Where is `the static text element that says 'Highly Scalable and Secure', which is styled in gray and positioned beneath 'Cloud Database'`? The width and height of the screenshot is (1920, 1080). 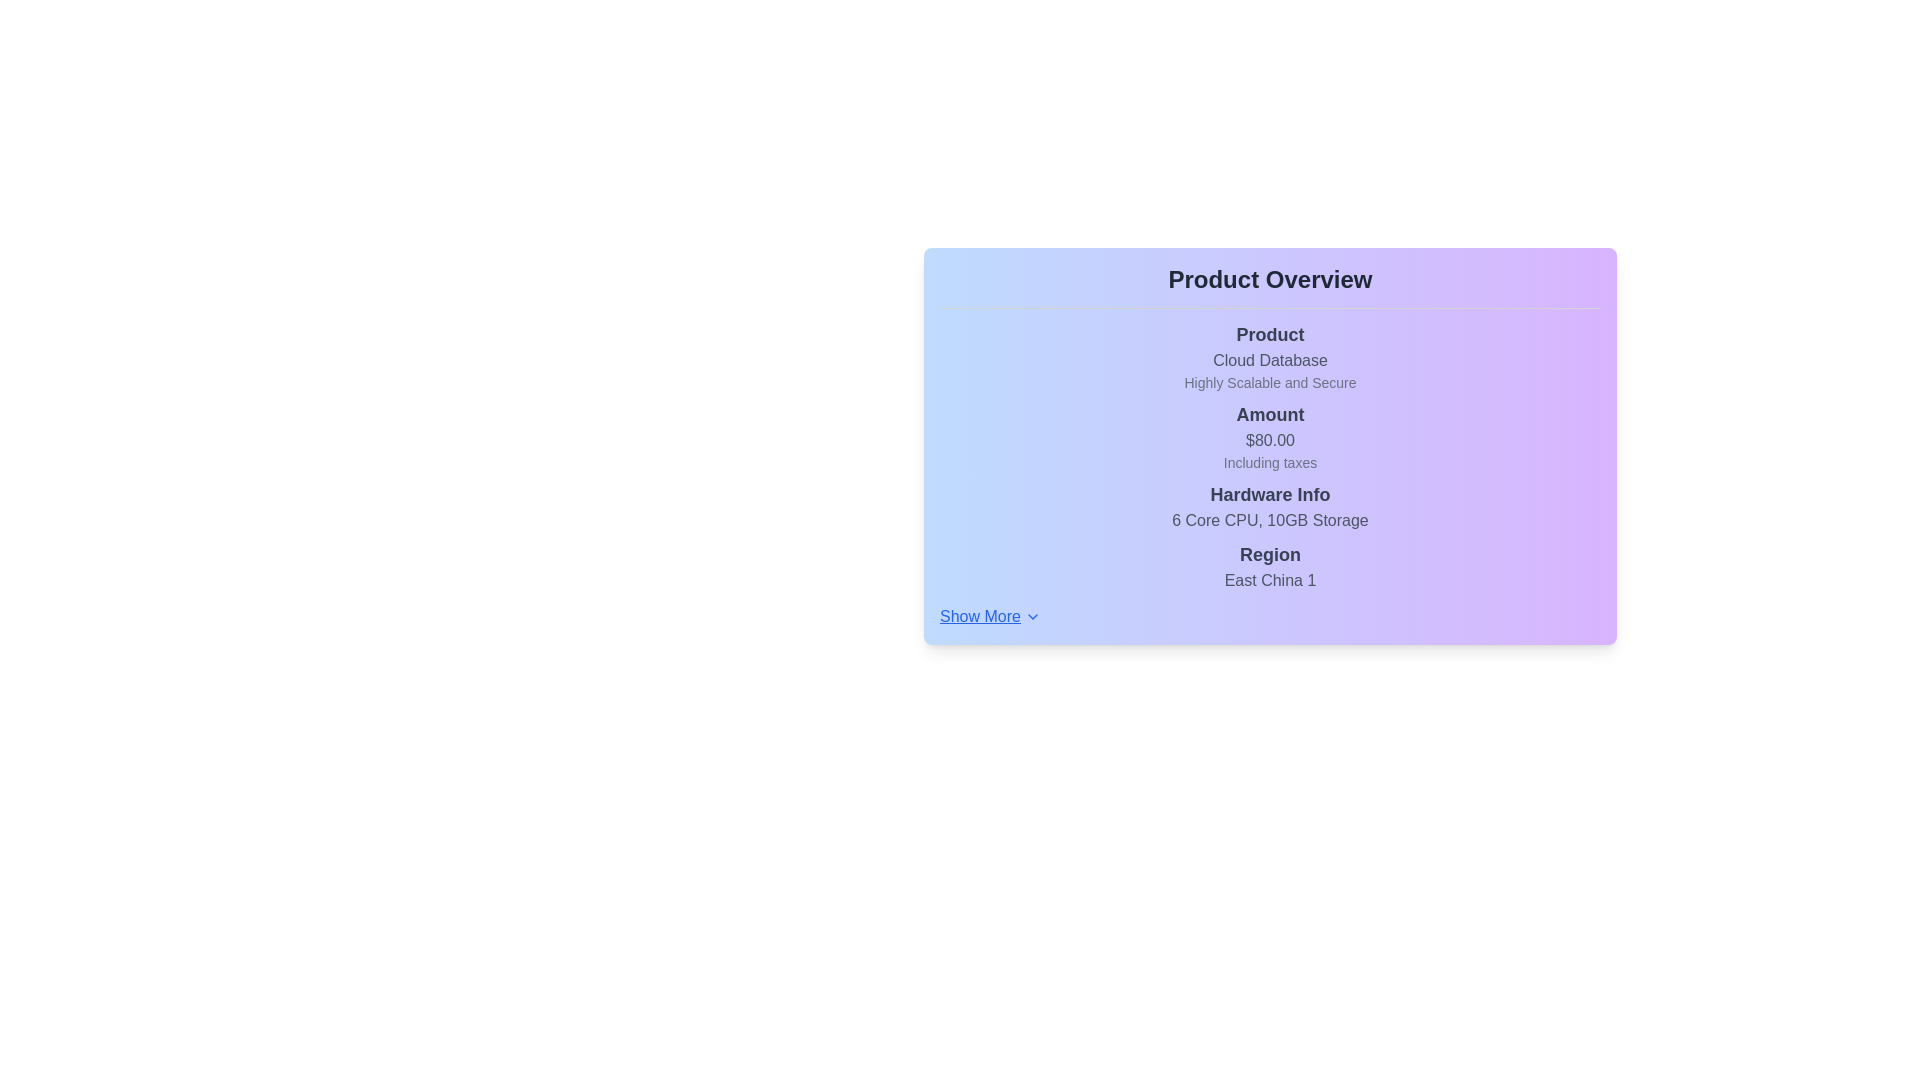
the static text element that says 'Highly Scalable and Secure', which is styled in gray and positioned beneath 'Cloud Database' is located at coordinates (1269, 382).